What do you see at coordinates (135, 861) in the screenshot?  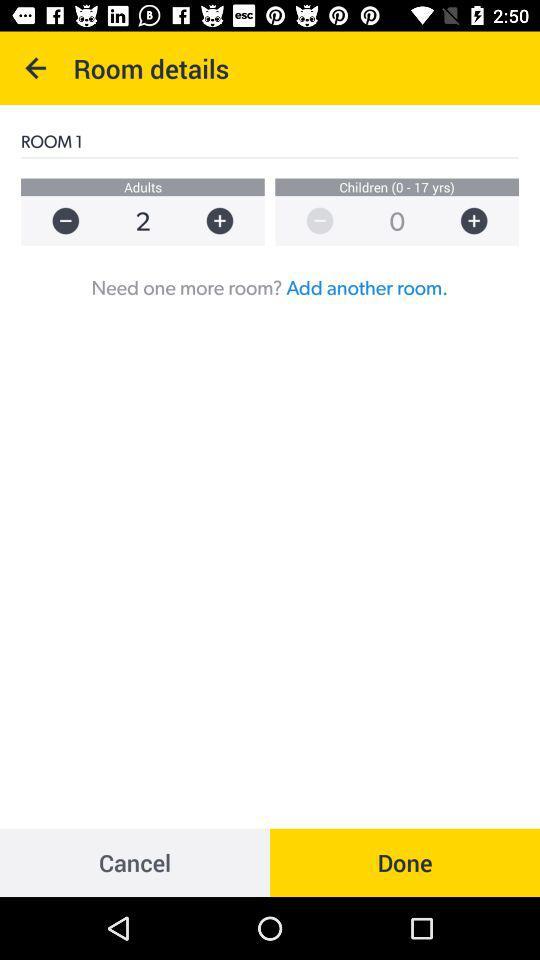 I see `the item to the left of the done item` at bounding box center [135, 861].